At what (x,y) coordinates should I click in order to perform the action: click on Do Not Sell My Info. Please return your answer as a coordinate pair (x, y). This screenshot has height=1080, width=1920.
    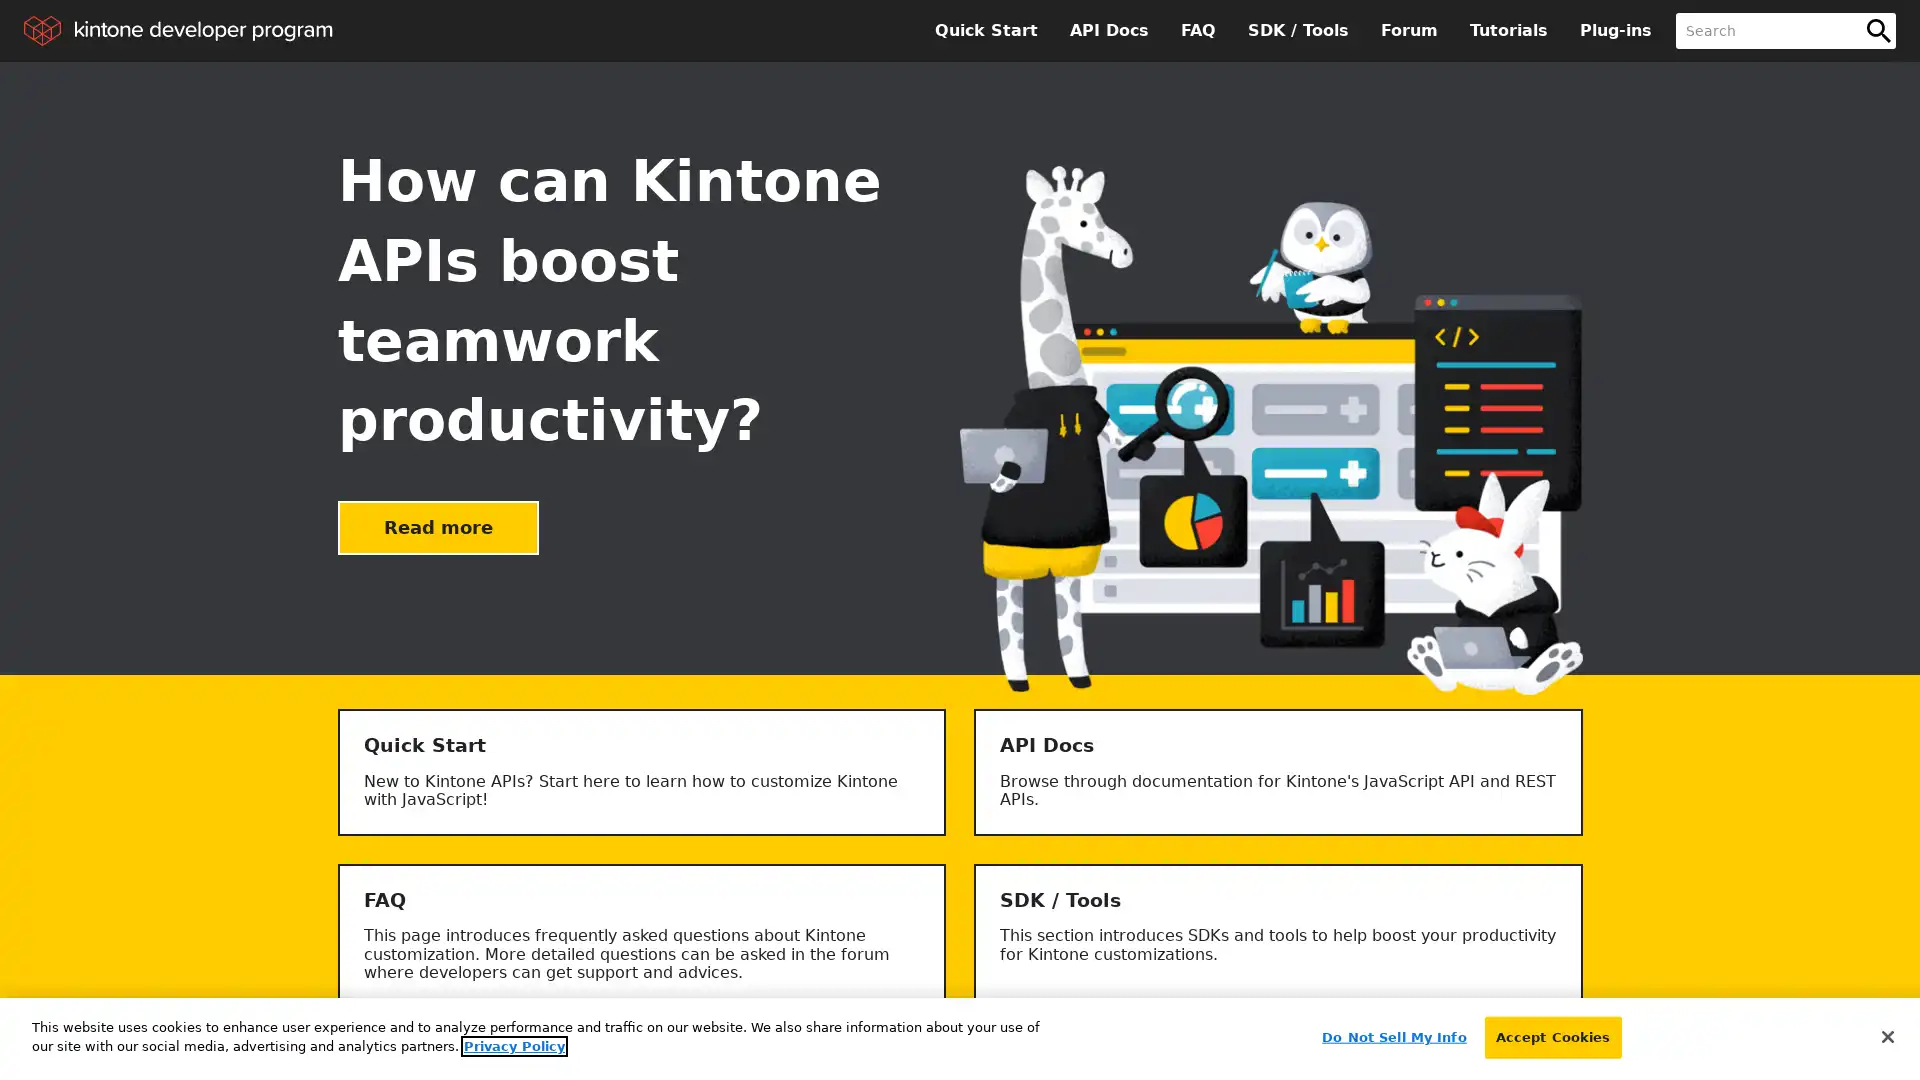
    Looking at the image, I should click on (1392, 1036).